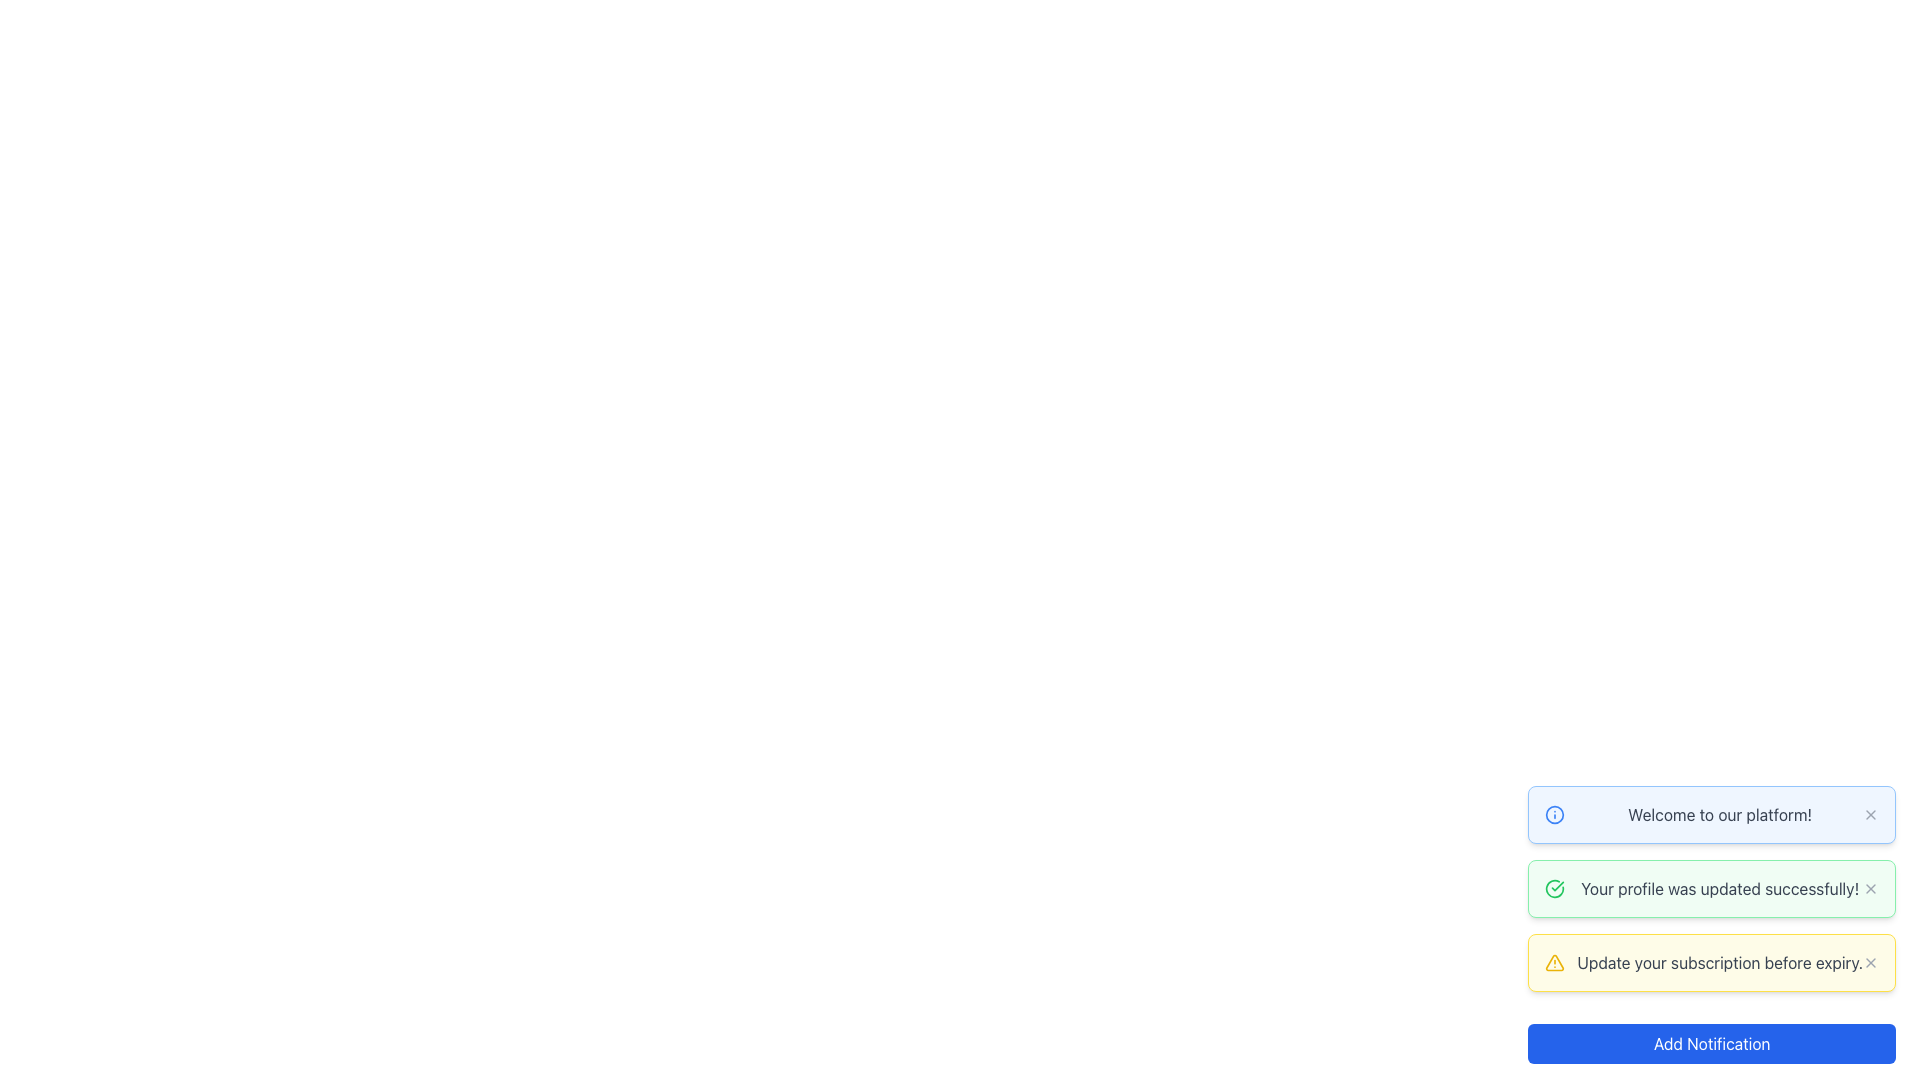 This screenshot has width=1920, height=1080. Describe the element at coordinates (1554, 962) in the screenshot. I see `the alert icon indicating an important notification, which is located to the left of the notification text 'Update your subscription before expiry.'` at that location.